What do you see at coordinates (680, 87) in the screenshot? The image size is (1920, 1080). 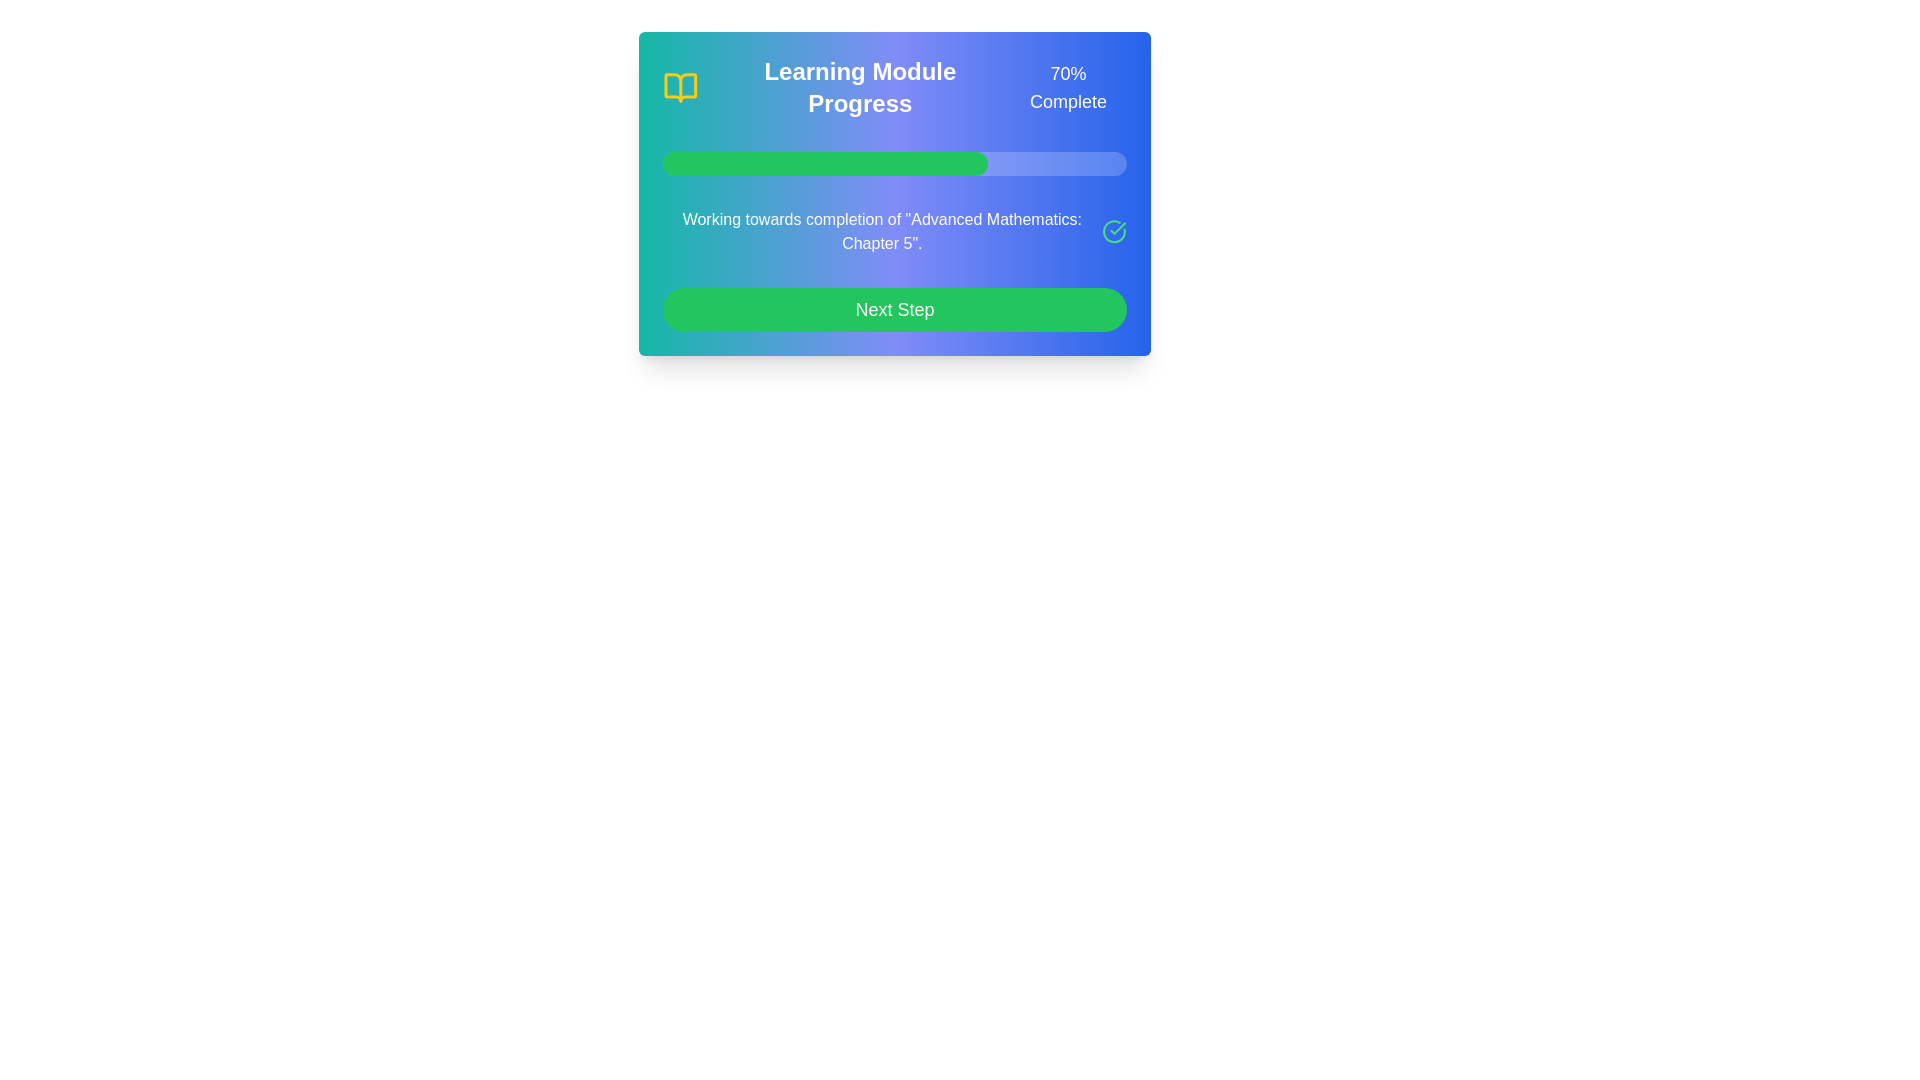 I see `the icon indicating progress in the educational module located at the top-left corner of the 'Learning Module Progress' card` at bounding box center [680, 87].